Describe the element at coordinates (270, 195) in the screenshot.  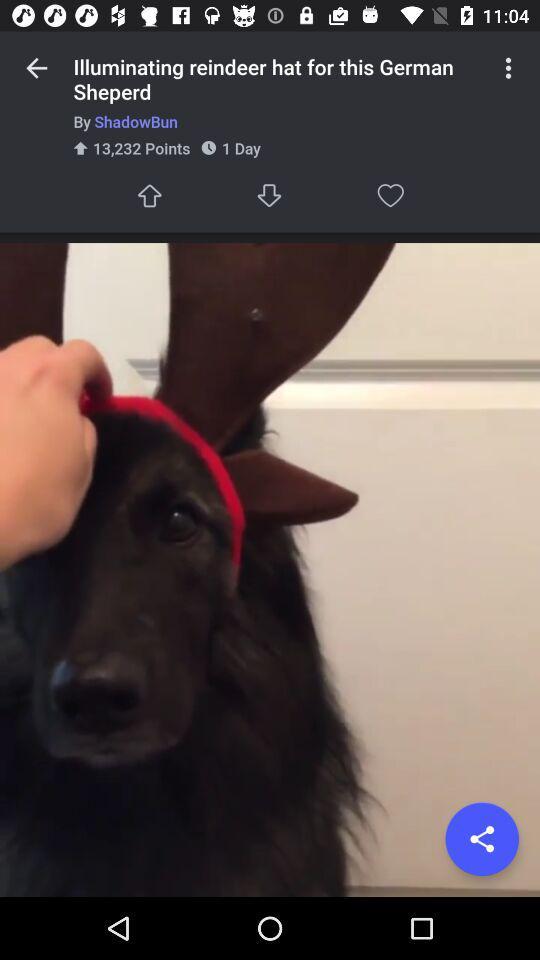
I see `icon next to 13,231 points icon` at that location.